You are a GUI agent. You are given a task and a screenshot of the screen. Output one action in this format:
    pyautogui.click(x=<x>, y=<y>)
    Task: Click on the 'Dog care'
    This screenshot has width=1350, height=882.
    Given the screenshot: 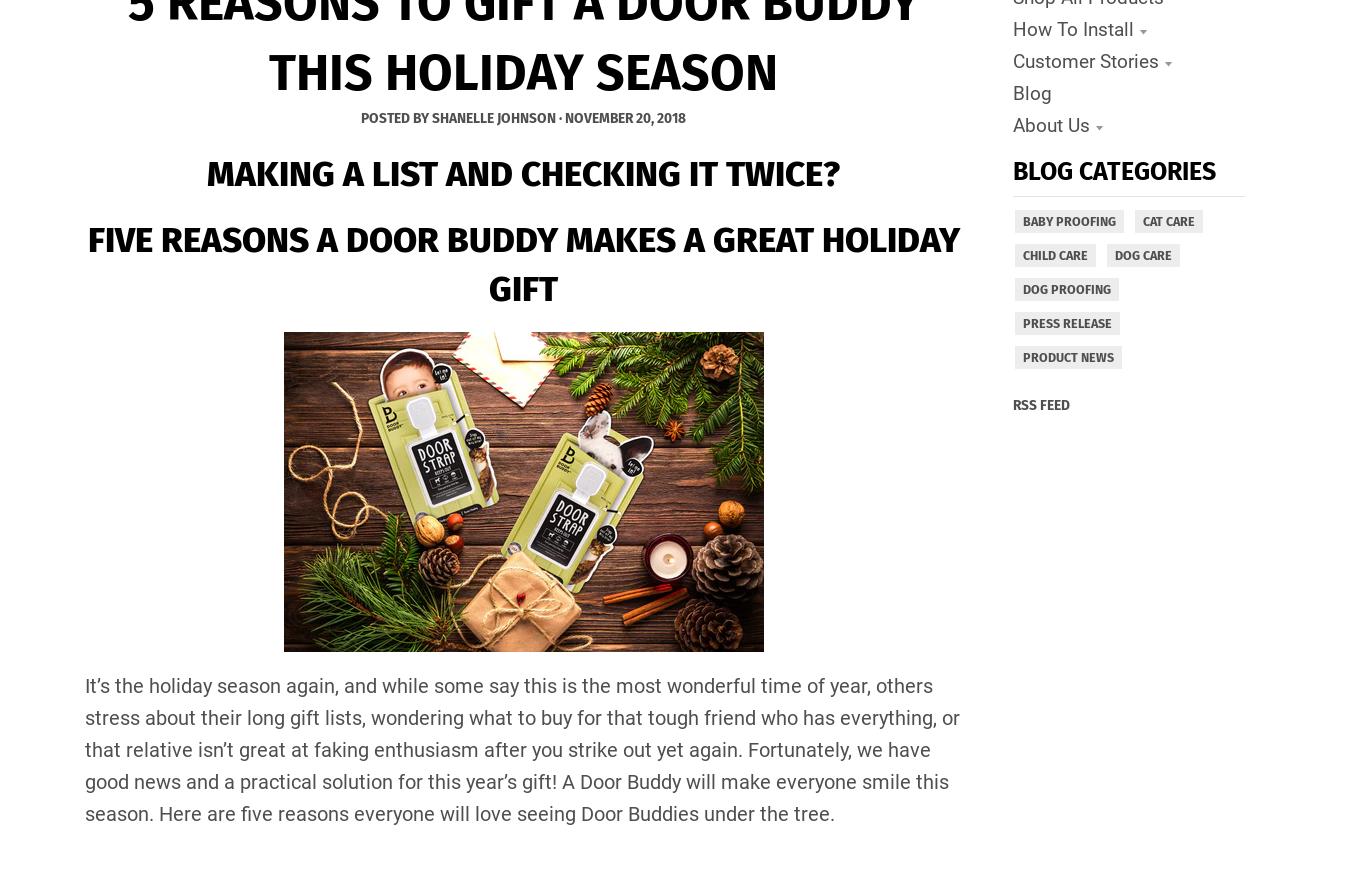 What is the action you would take?
    pyautogui.click(x=1141, y=254)
    